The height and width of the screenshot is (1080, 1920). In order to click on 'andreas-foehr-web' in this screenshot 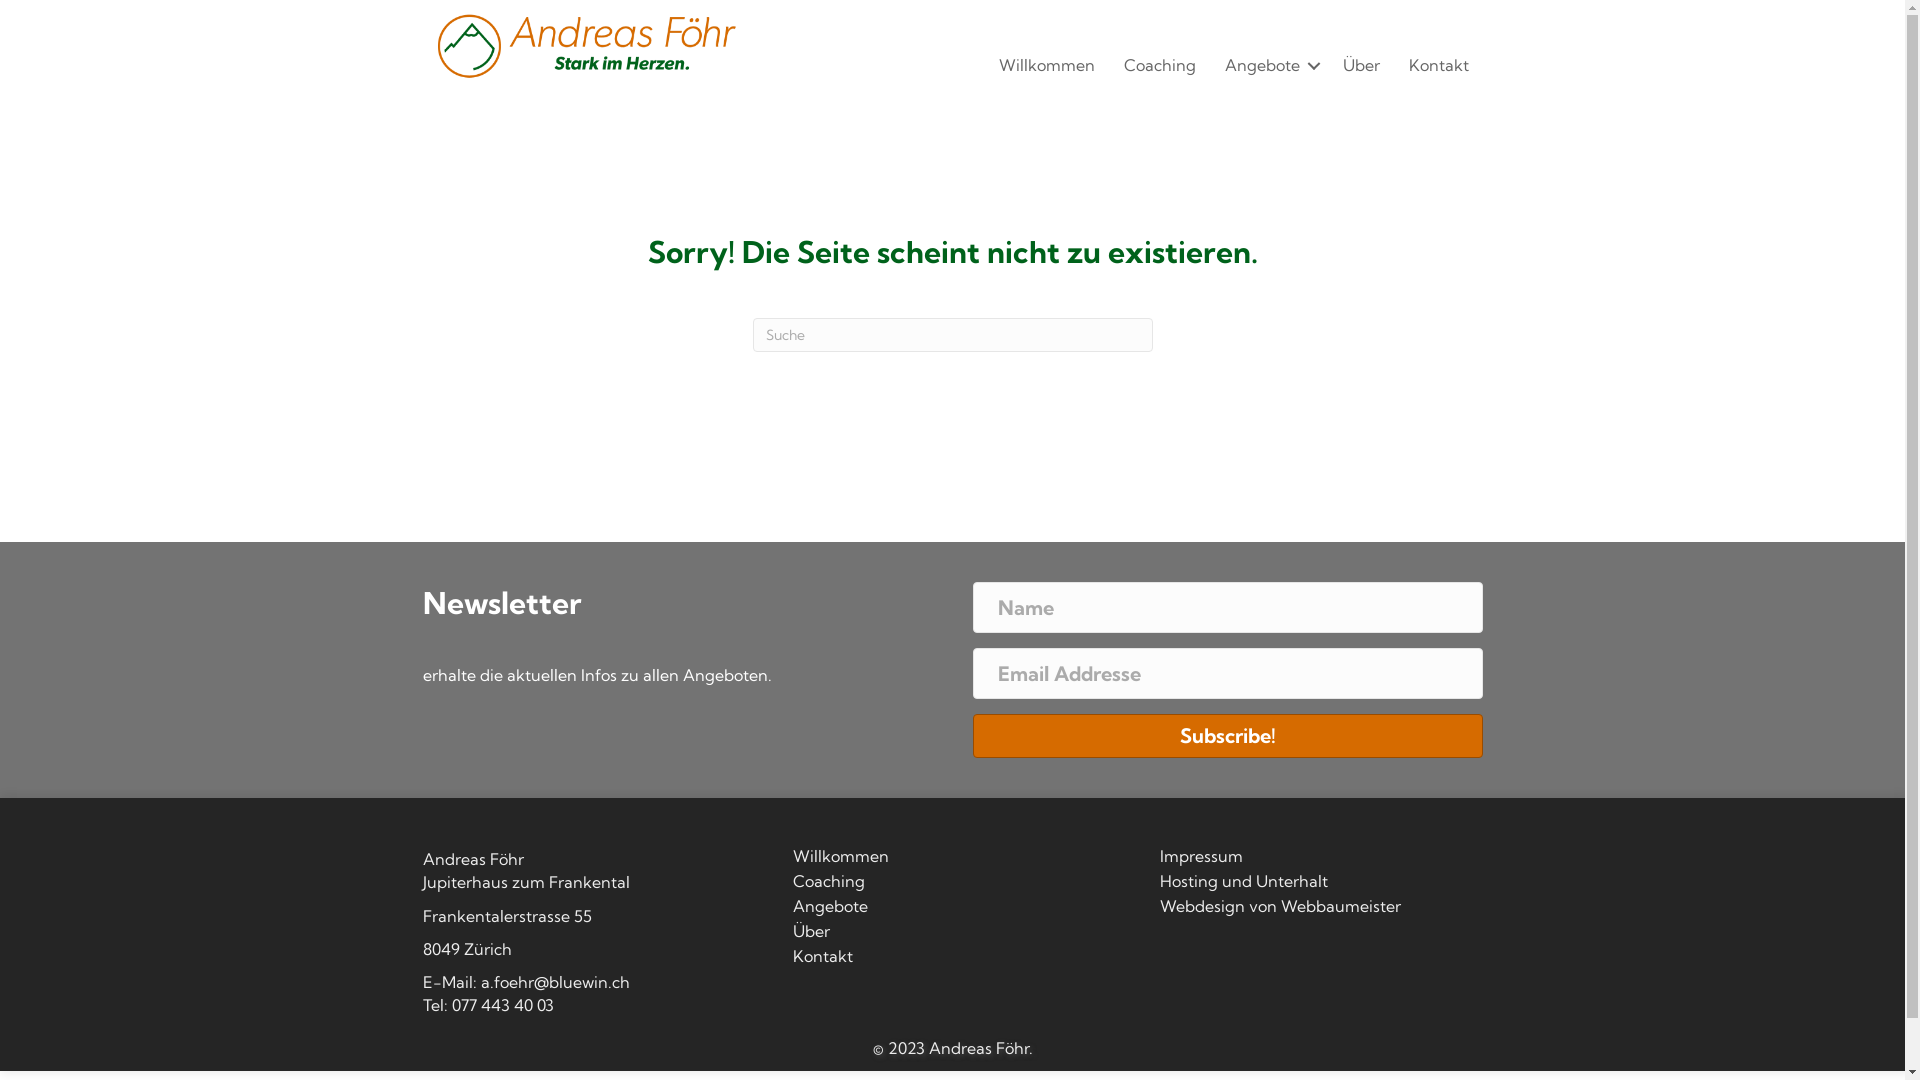, I will do `click(583, 45)`.